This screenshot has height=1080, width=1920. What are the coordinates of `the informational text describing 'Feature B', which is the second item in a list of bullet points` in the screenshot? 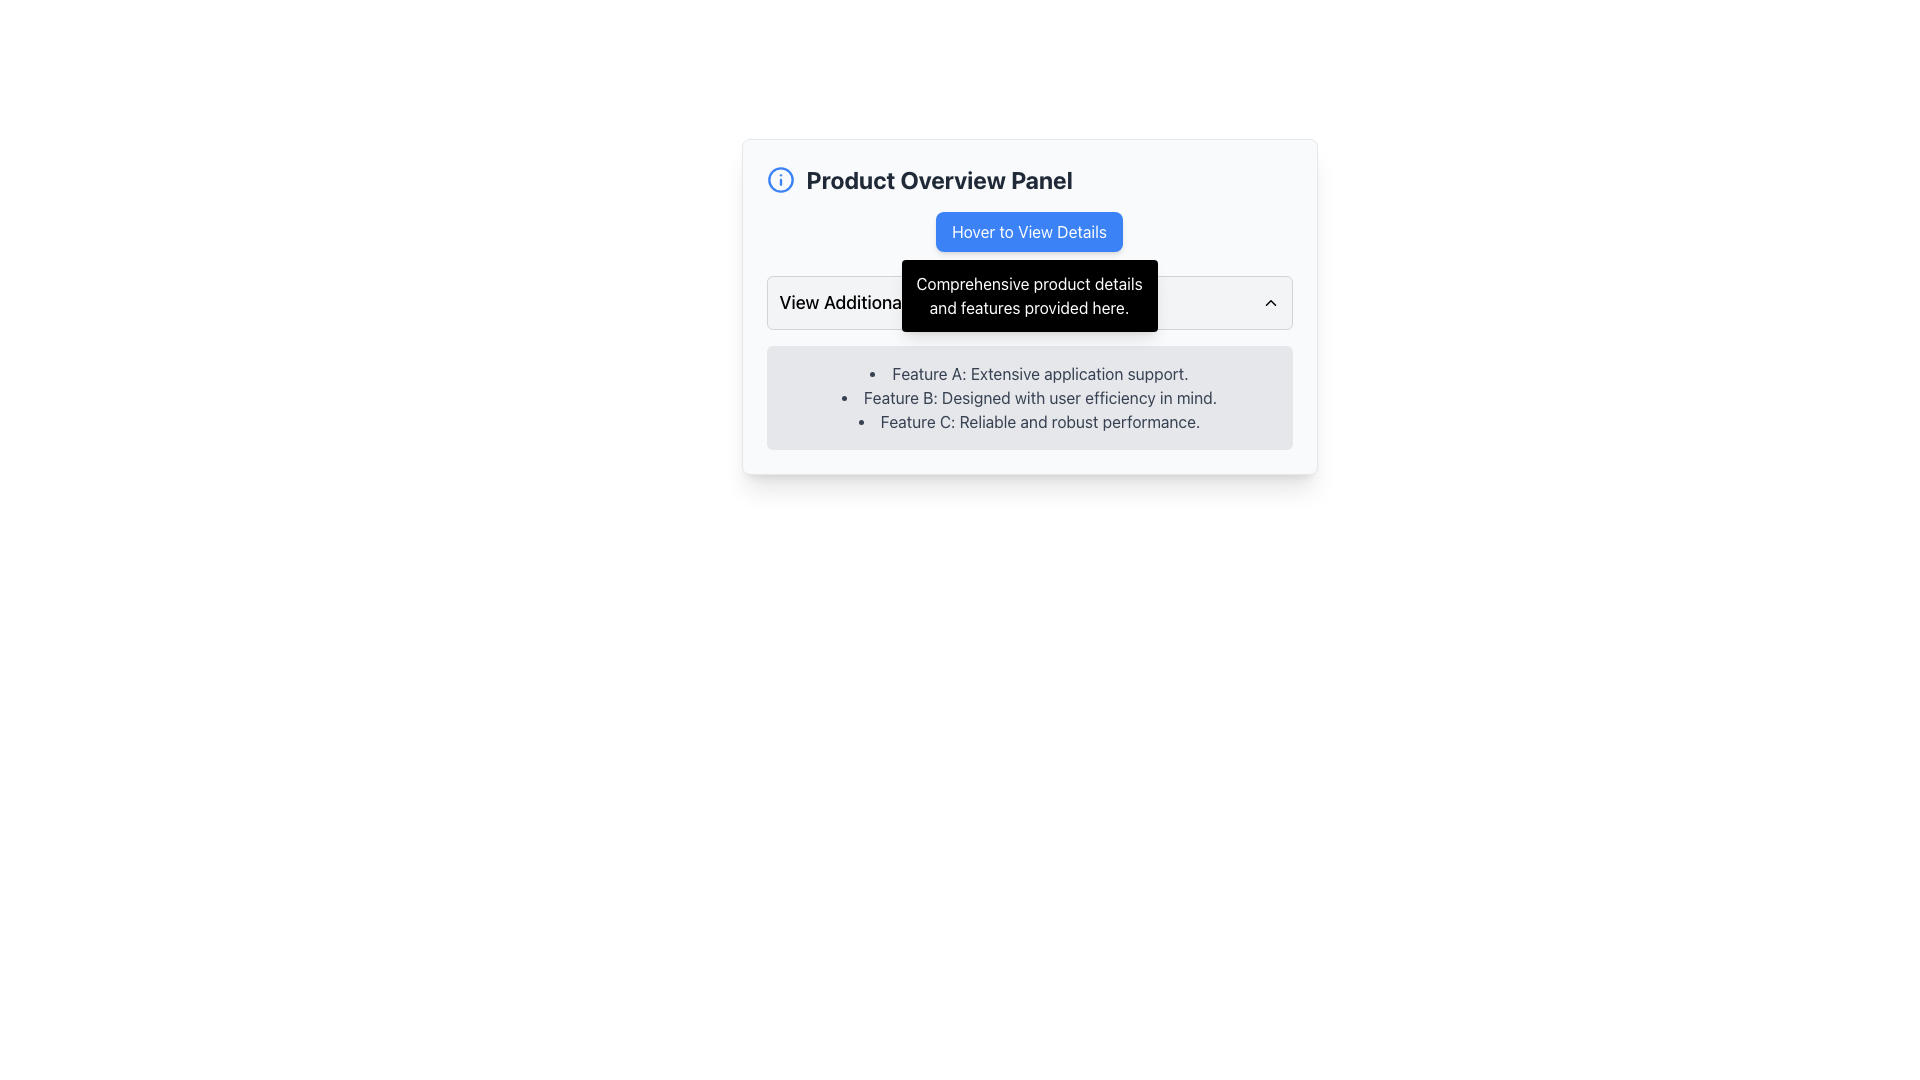 It's located at (1029, 397).